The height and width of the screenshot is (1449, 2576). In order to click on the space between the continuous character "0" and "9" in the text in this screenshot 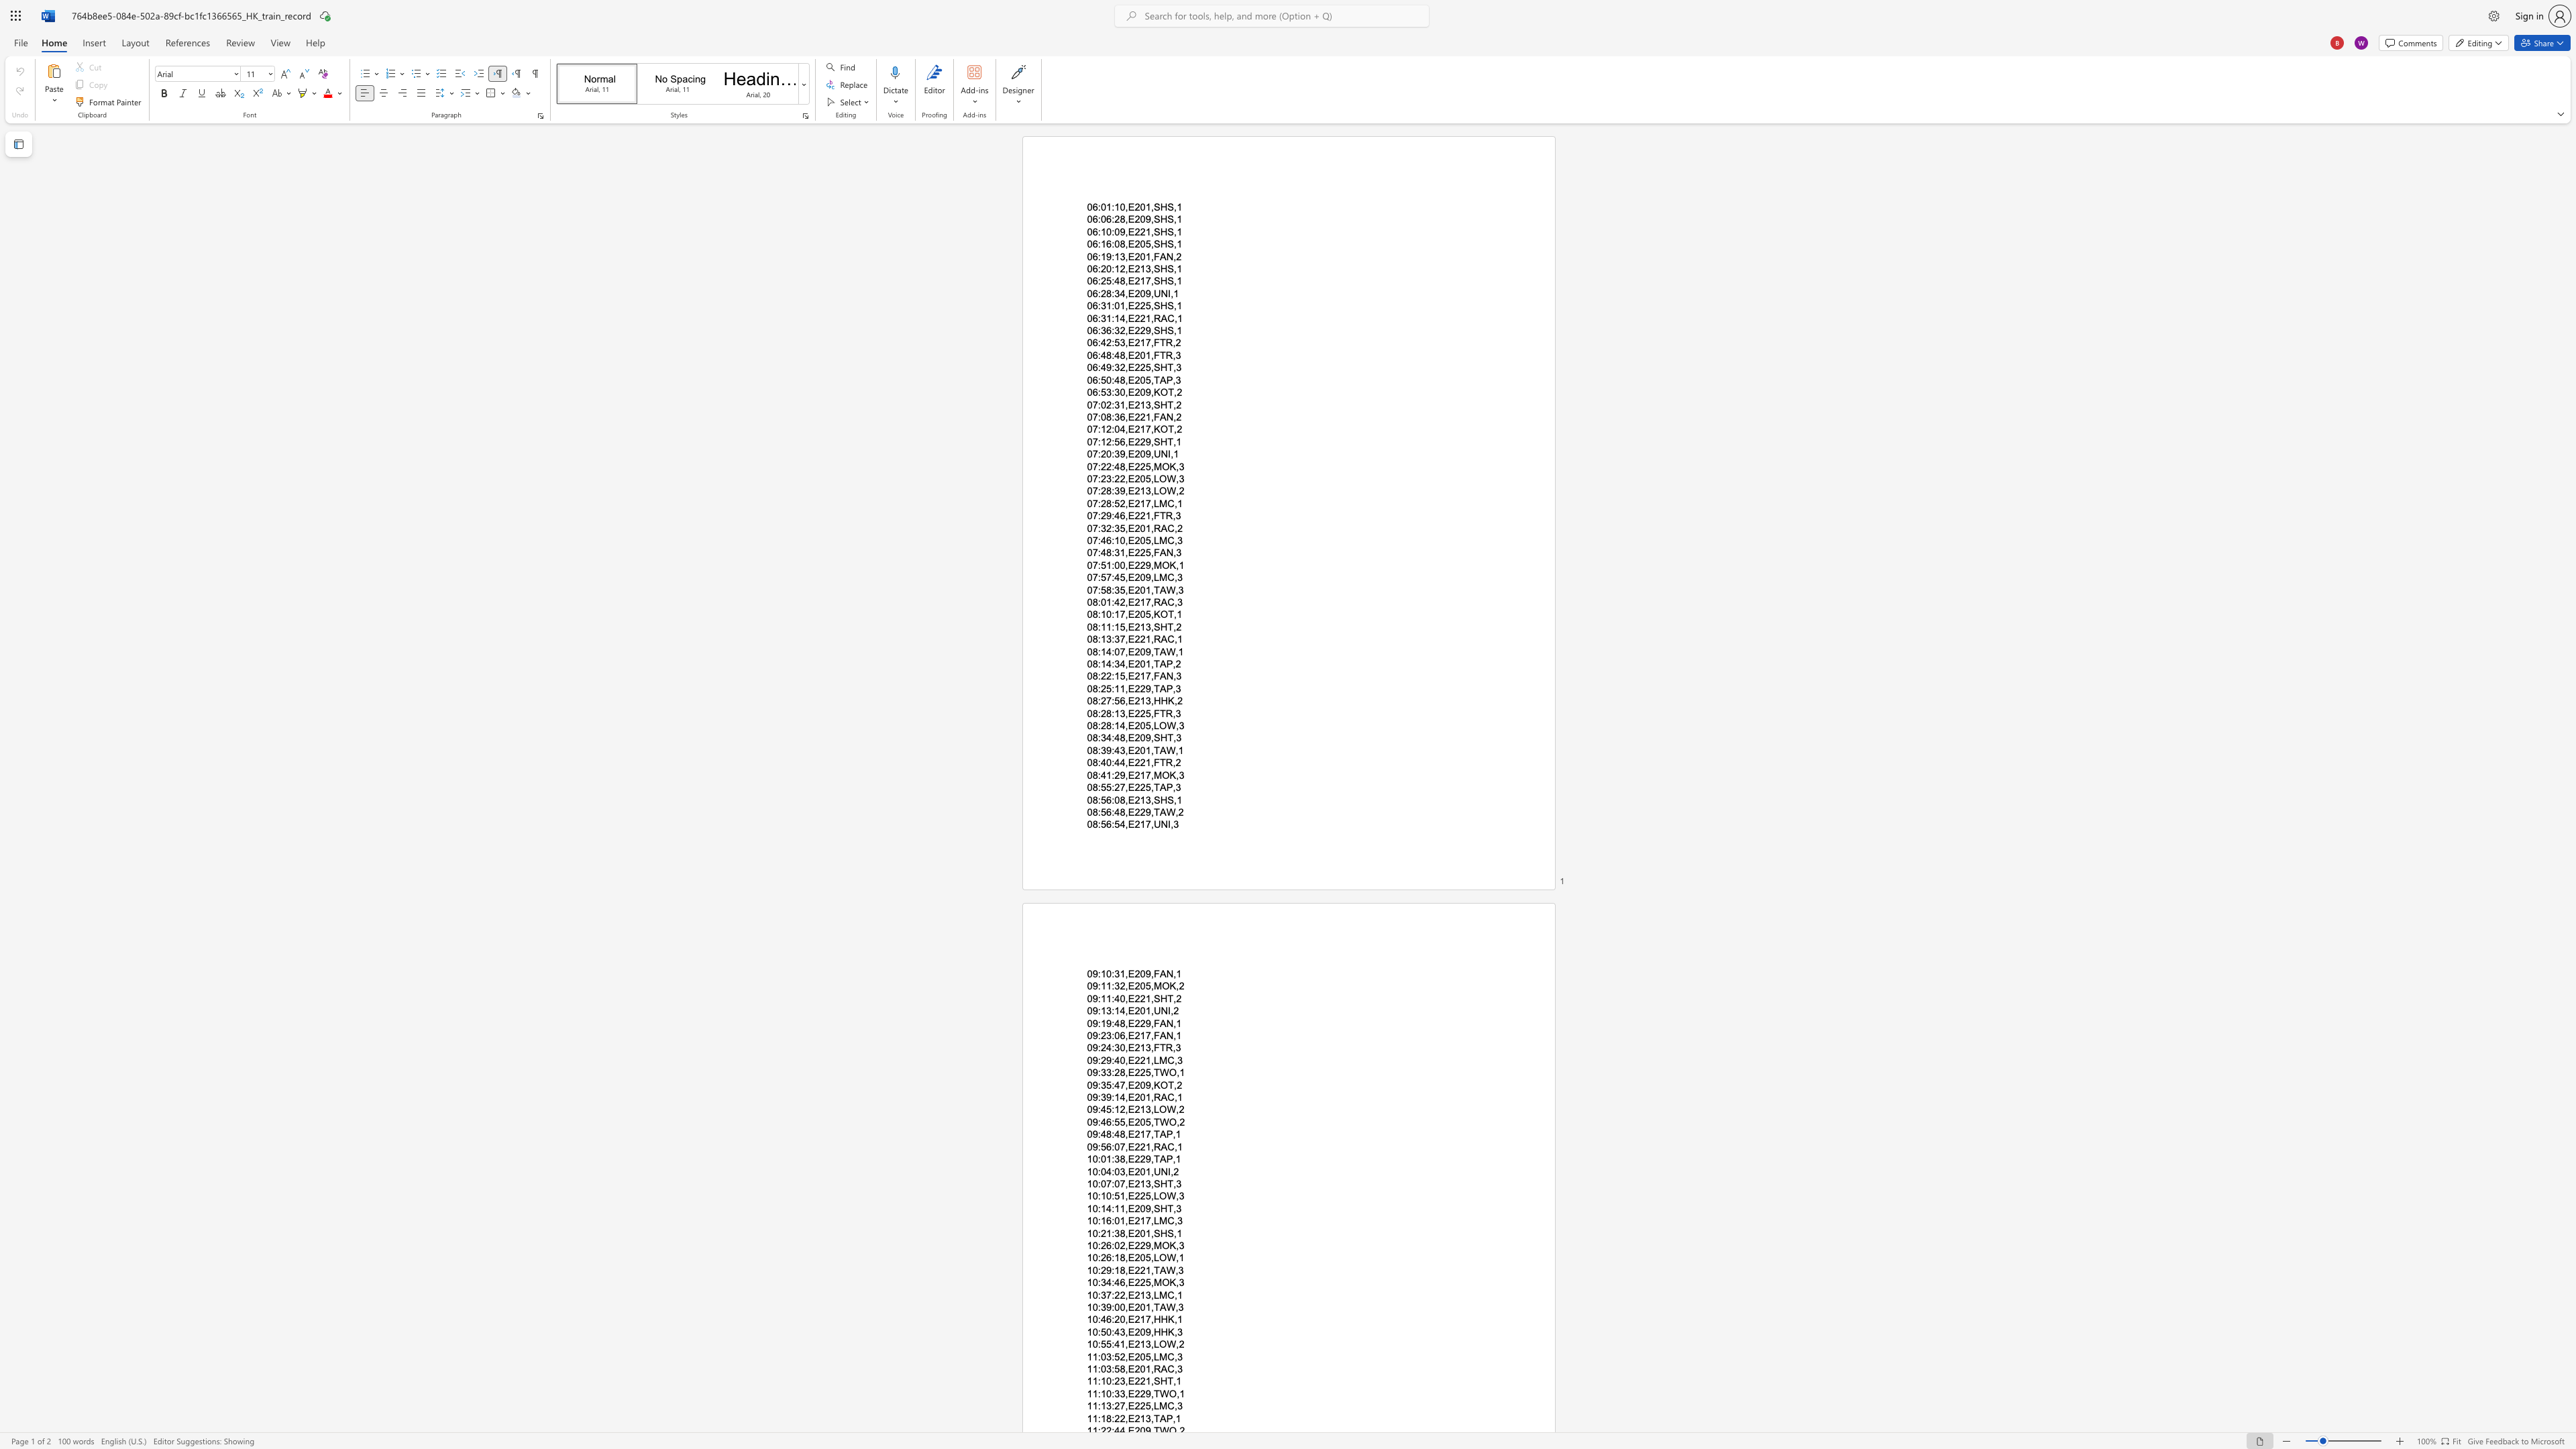, I will do `click(1092, 1023)`.